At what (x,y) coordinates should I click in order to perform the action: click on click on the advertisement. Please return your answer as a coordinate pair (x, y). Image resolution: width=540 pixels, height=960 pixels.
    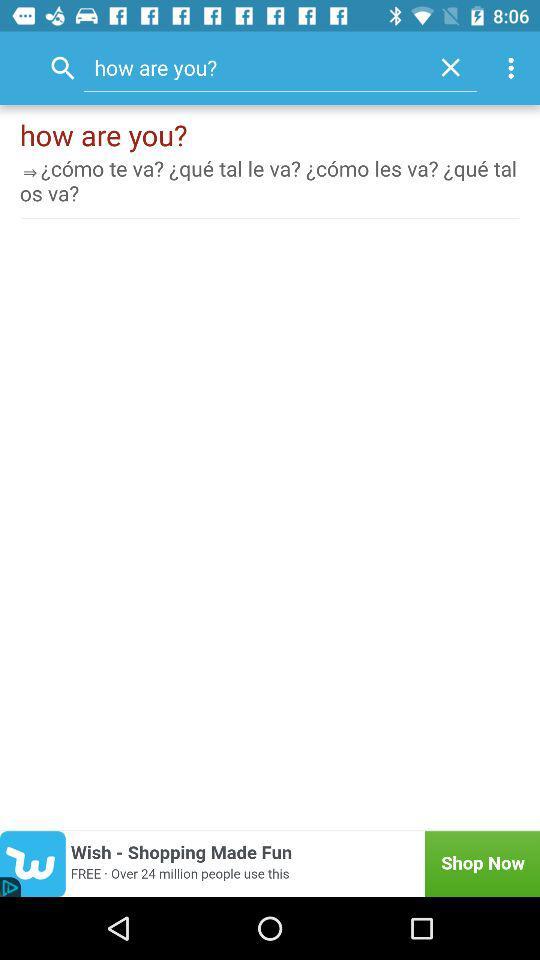
    Looking at the image, I should click on (270, 863).